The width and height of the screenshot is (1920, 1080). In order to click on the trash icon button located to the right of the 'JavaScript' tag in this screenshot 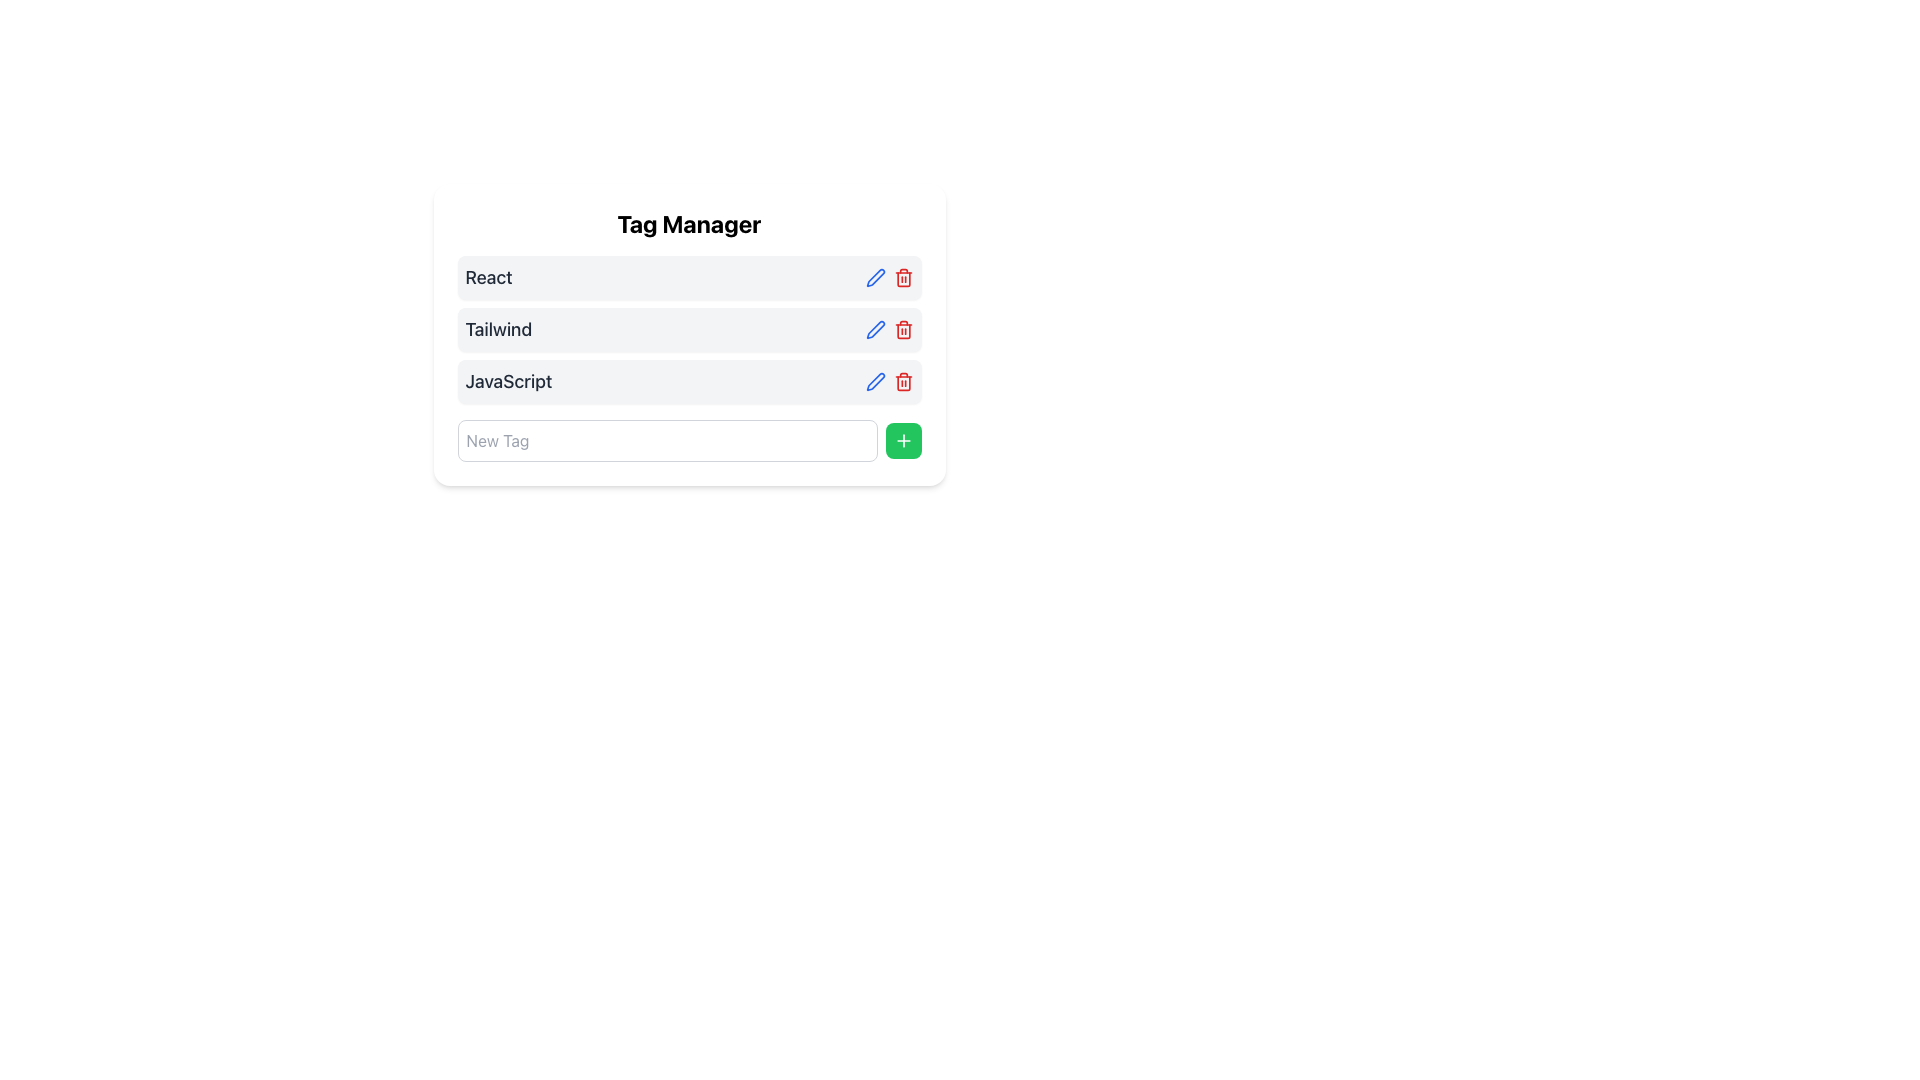, I will do `click(902, 277)`.